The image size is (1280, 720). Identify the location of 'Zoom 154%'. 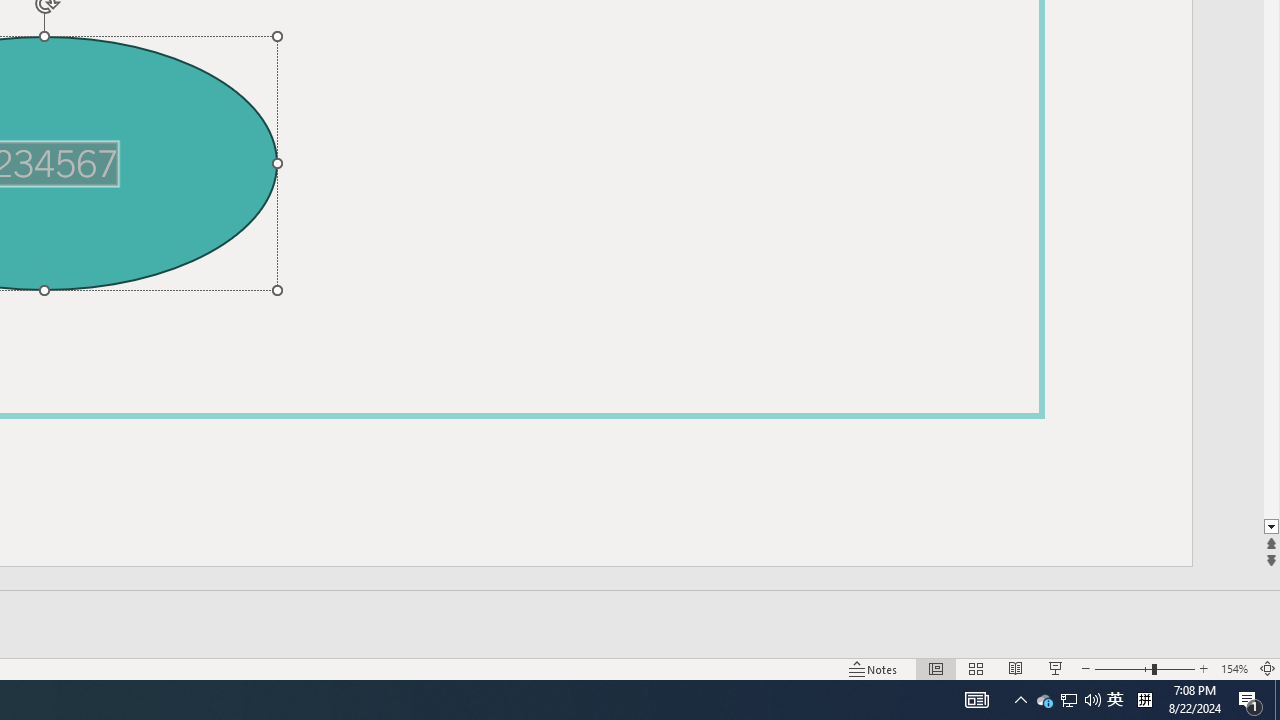
(1233, 669).